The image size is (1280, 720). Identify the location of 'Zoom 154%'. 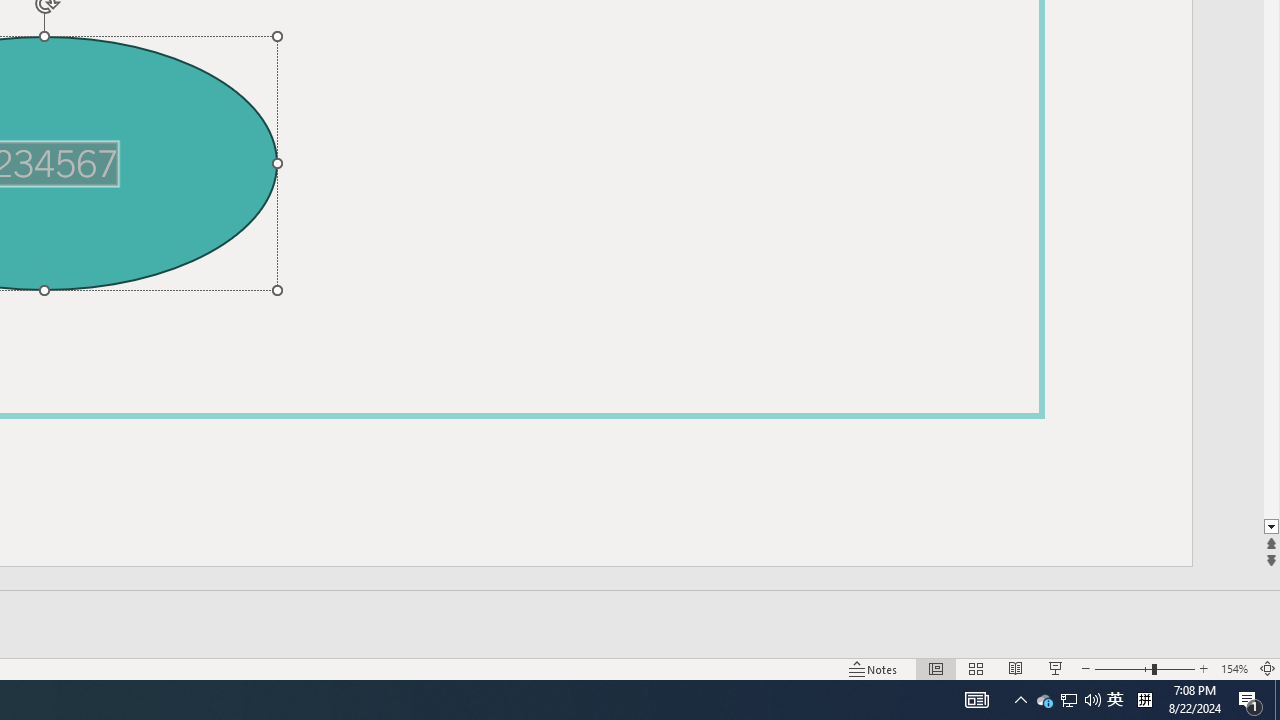
(1233, 669).